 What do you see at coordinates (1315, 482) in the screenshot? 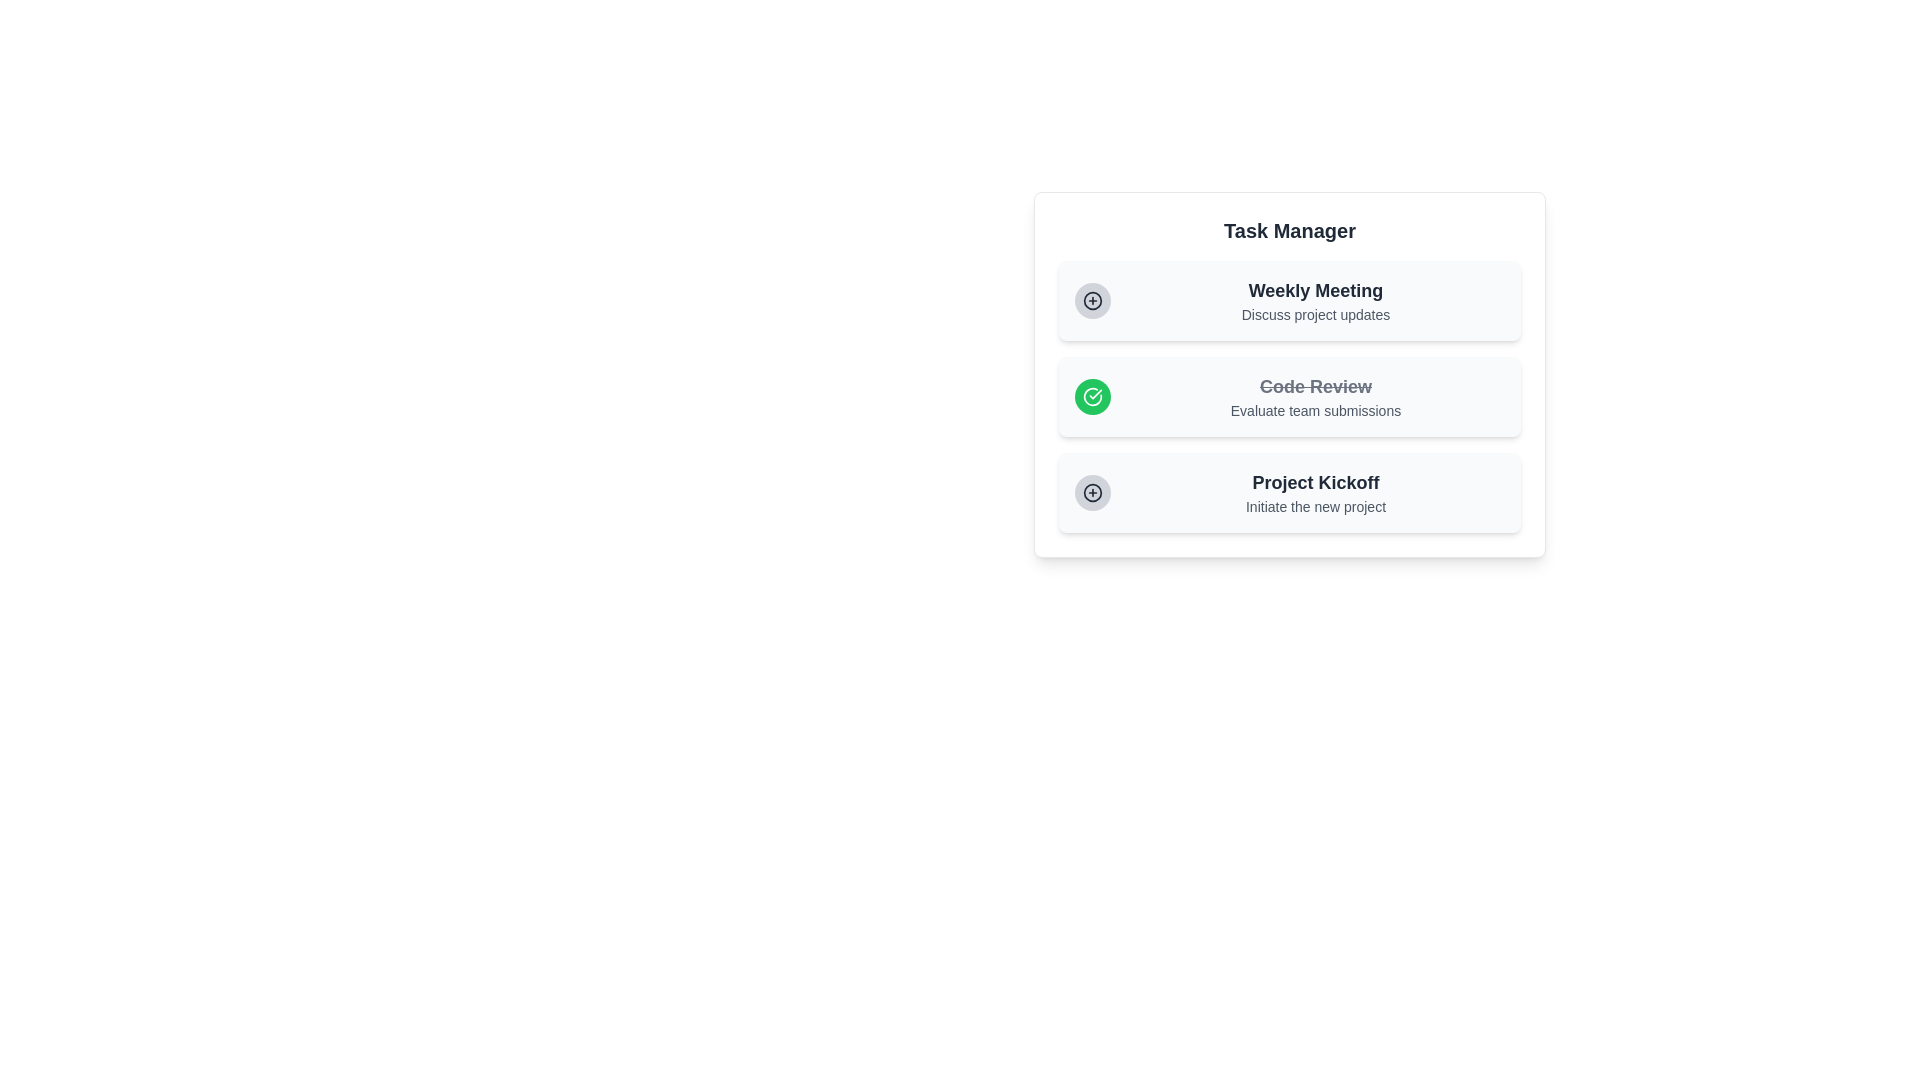
I see `the 'Project Kickoff' text label element, which is displayed in bold and larger font size, located centrally in the 'Task Manager' section above the description 'Initiate the new project'` at bounding box center [1315, 482].